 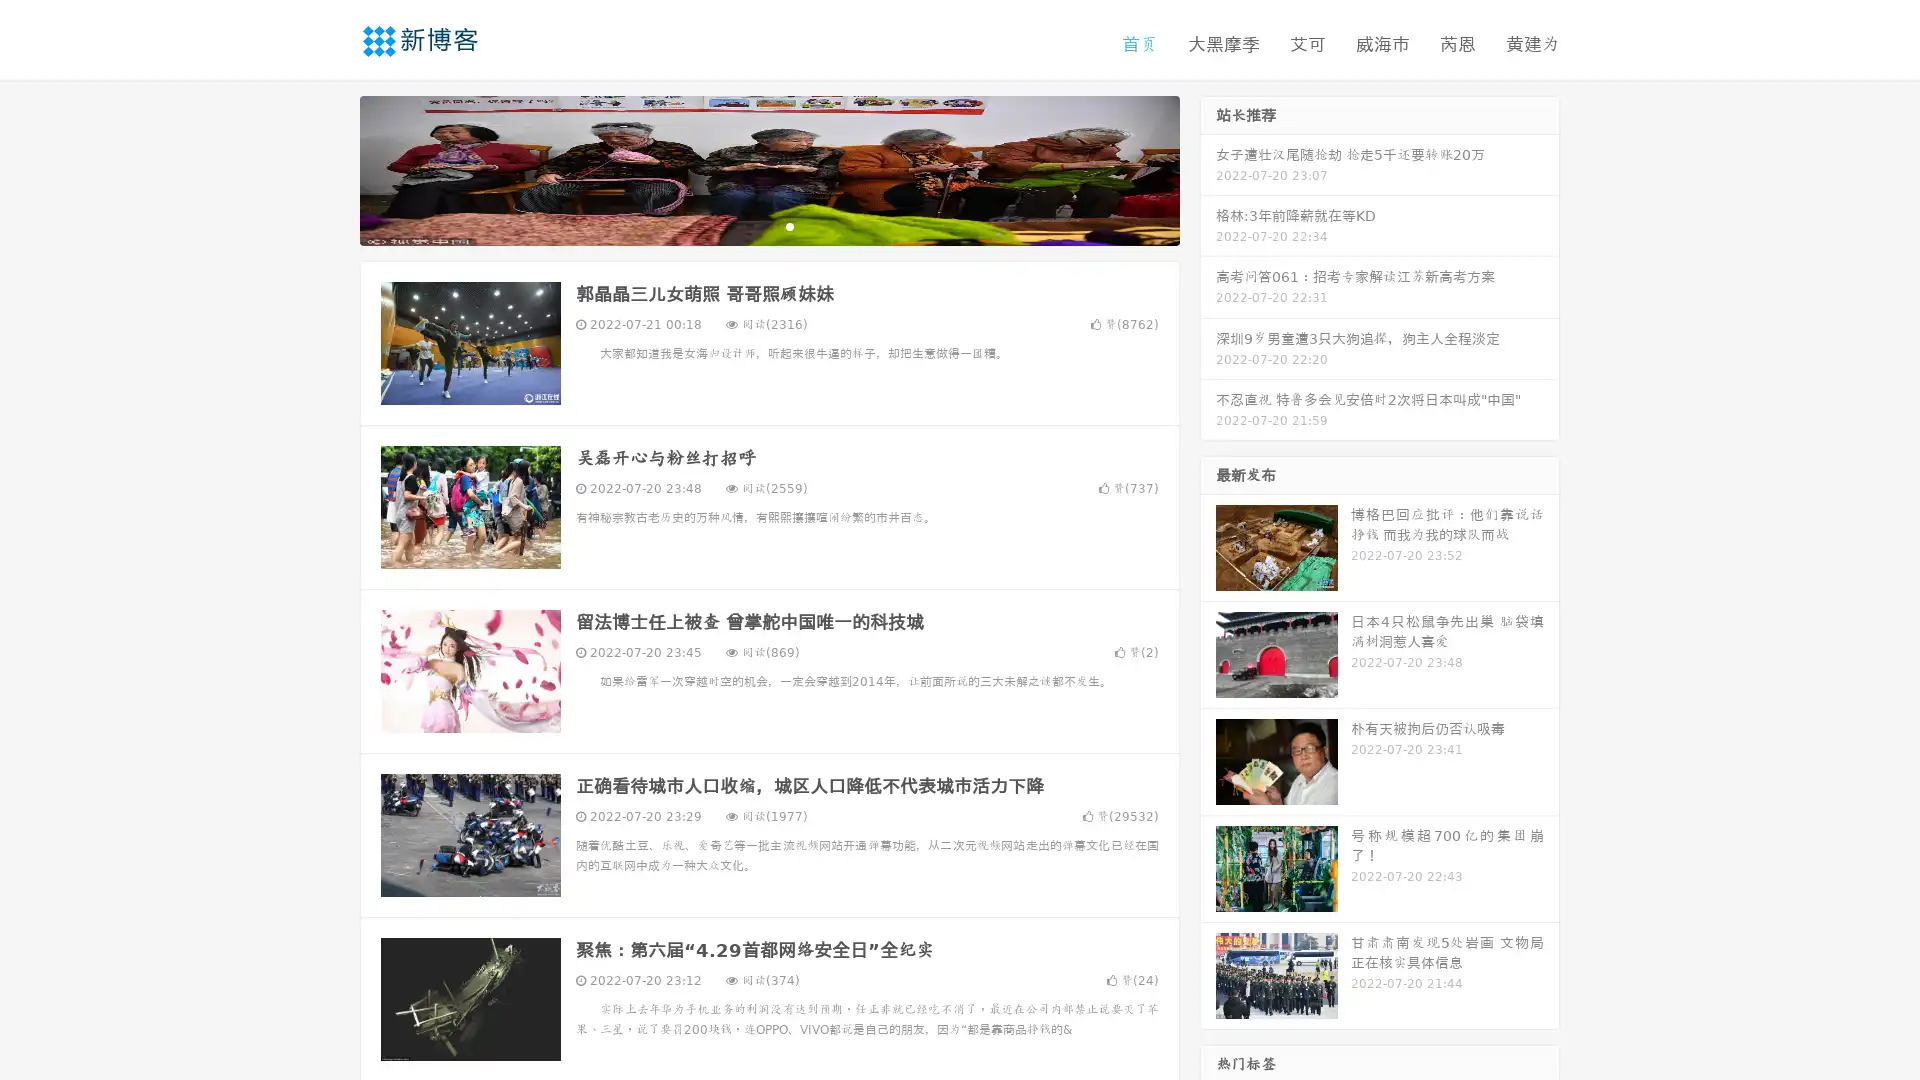 I want to click on Go to slide 2, so click(x=768, y=225).